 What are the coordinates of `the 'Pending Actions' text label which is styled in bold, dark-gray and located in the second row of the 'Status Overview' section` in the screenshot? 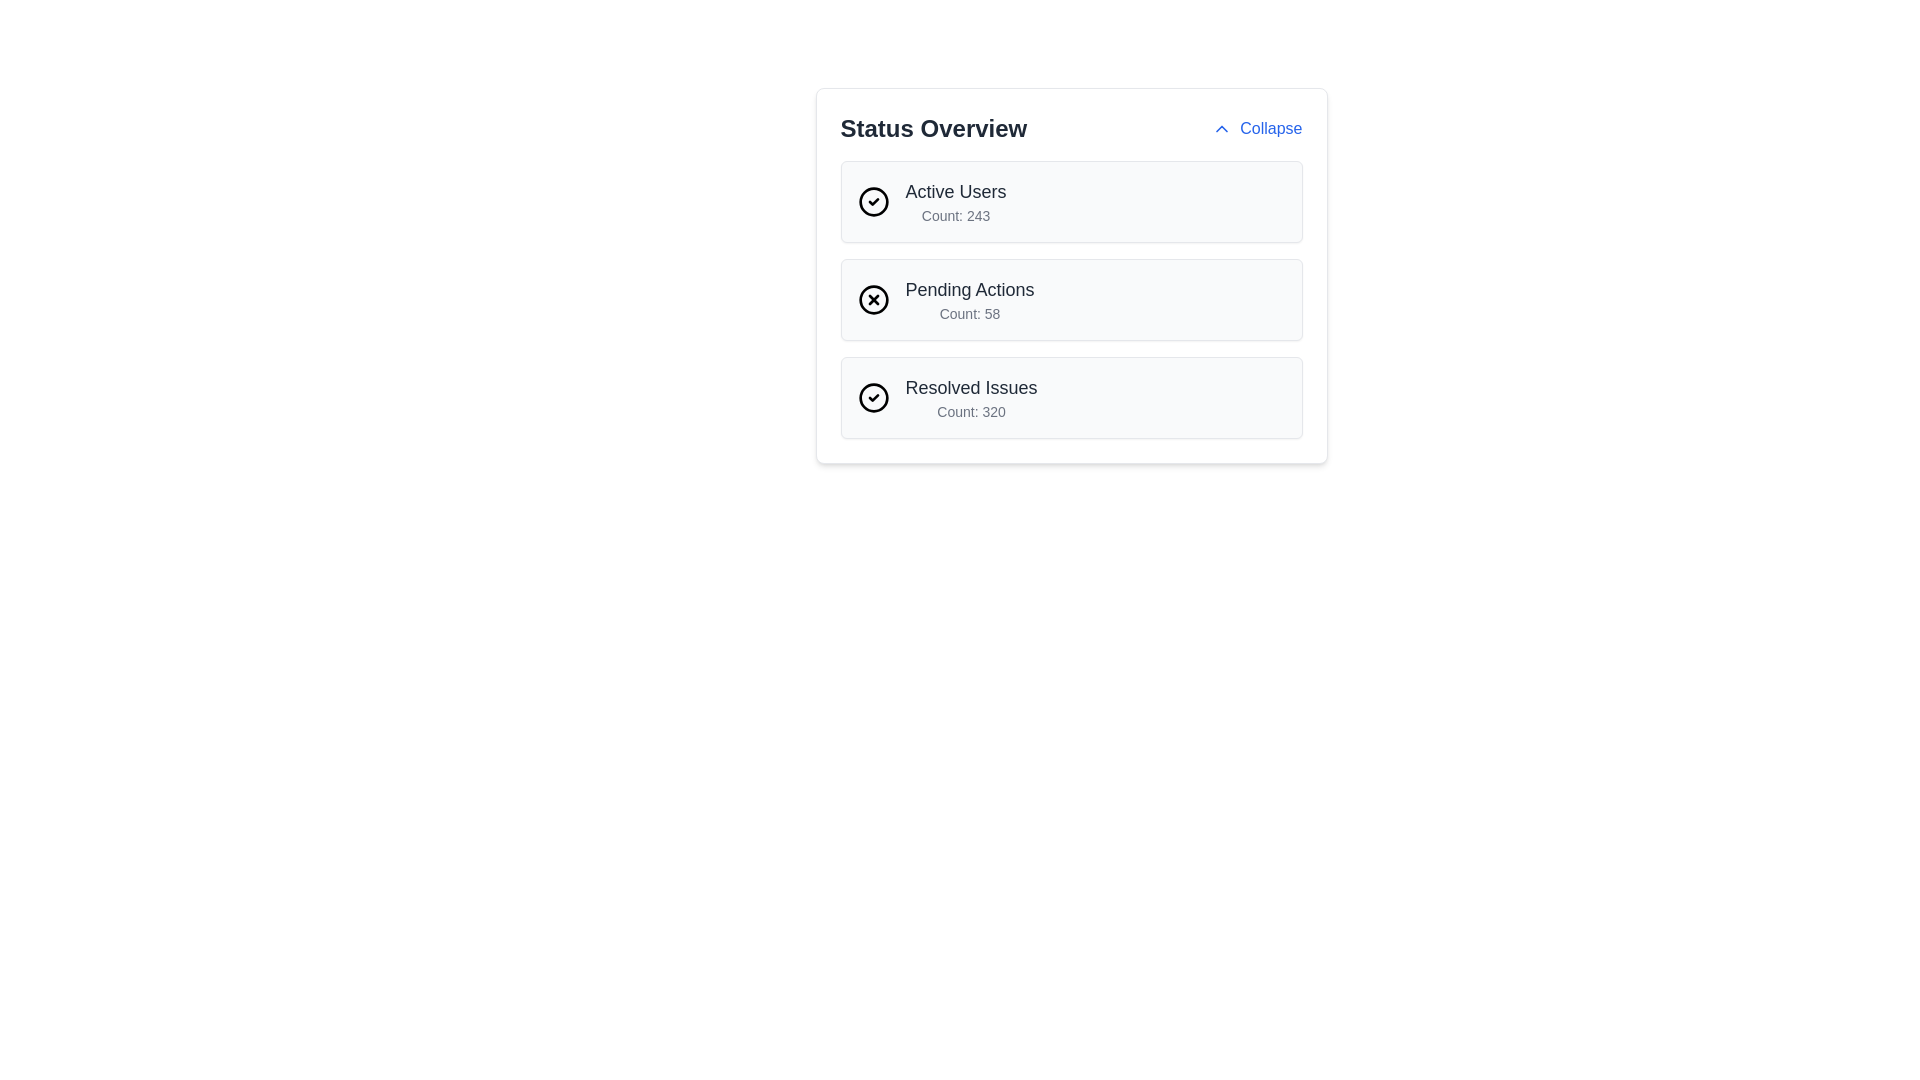 It's located at (969, 289).